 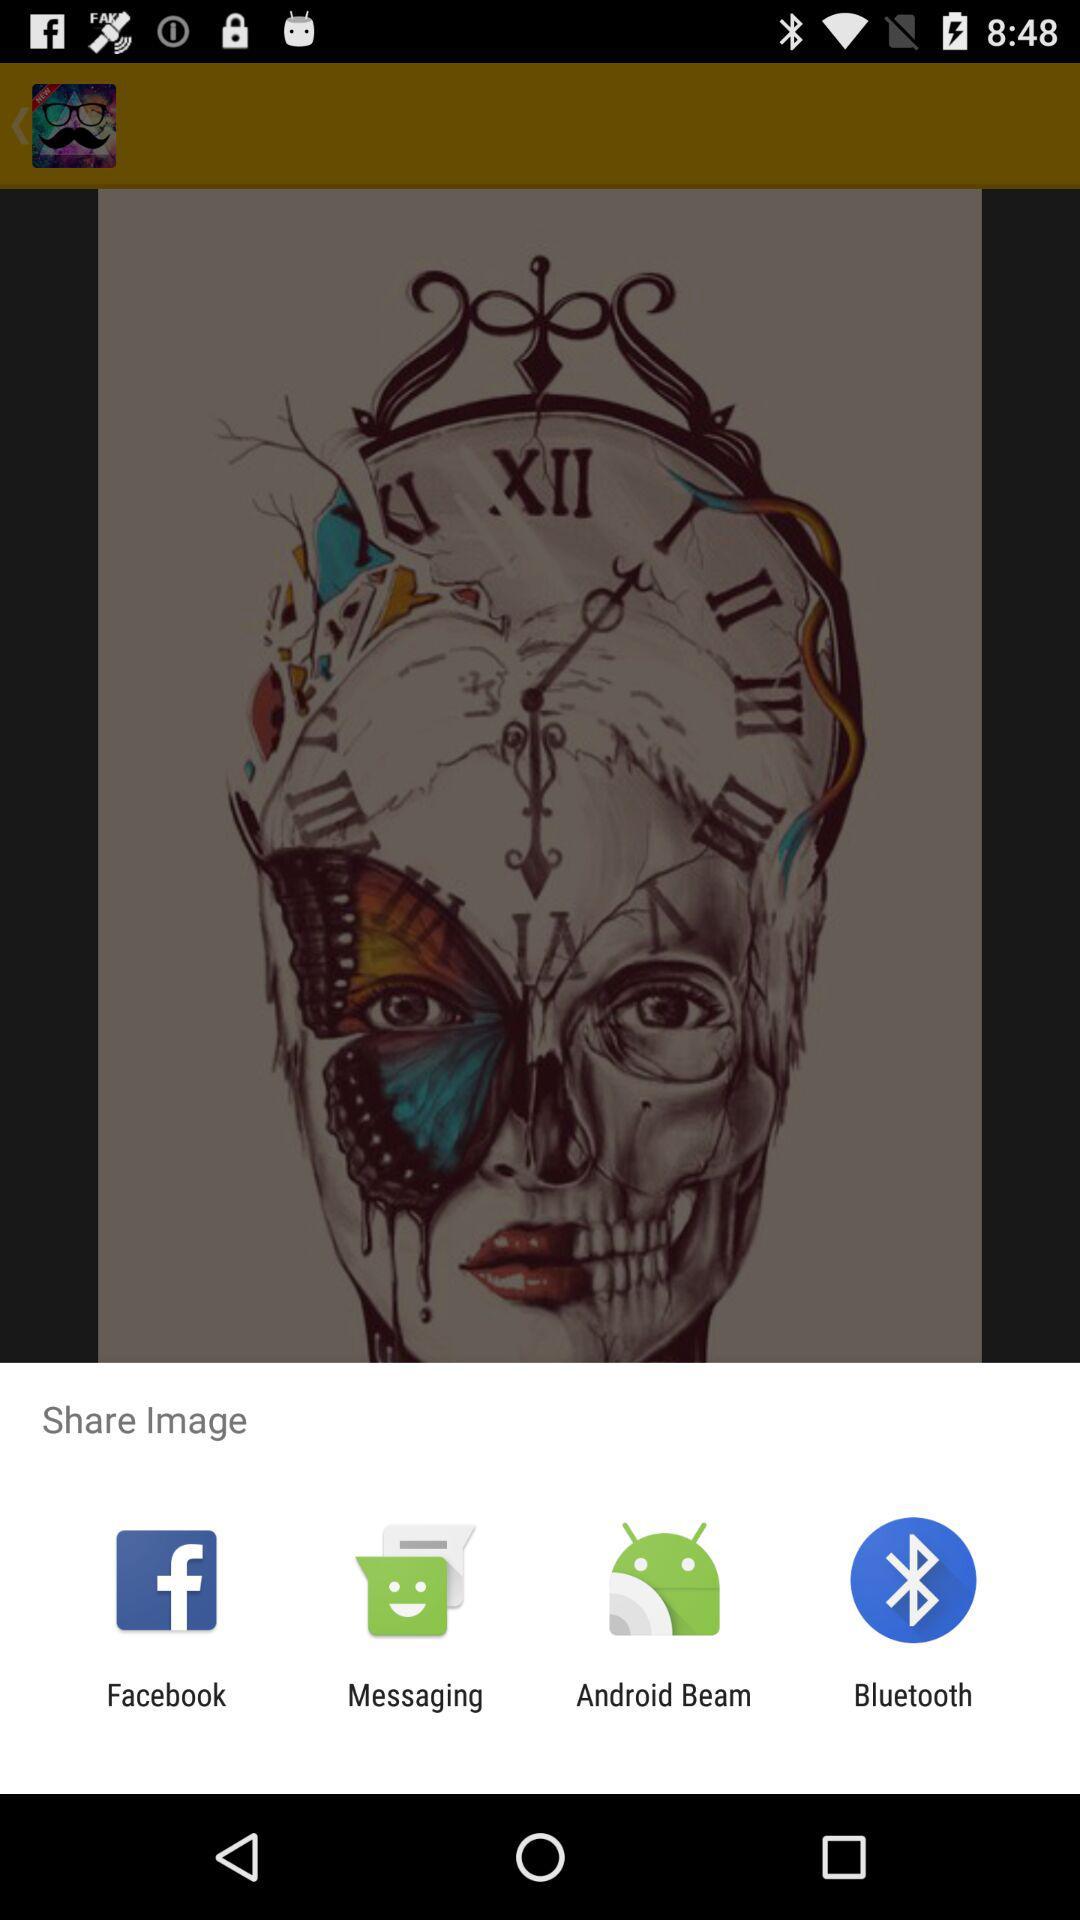 What do you see at coordinates (913, 1711) in the screenshot?
I see `item to the right of the android beam icon` at bounding box center [913, 1711].